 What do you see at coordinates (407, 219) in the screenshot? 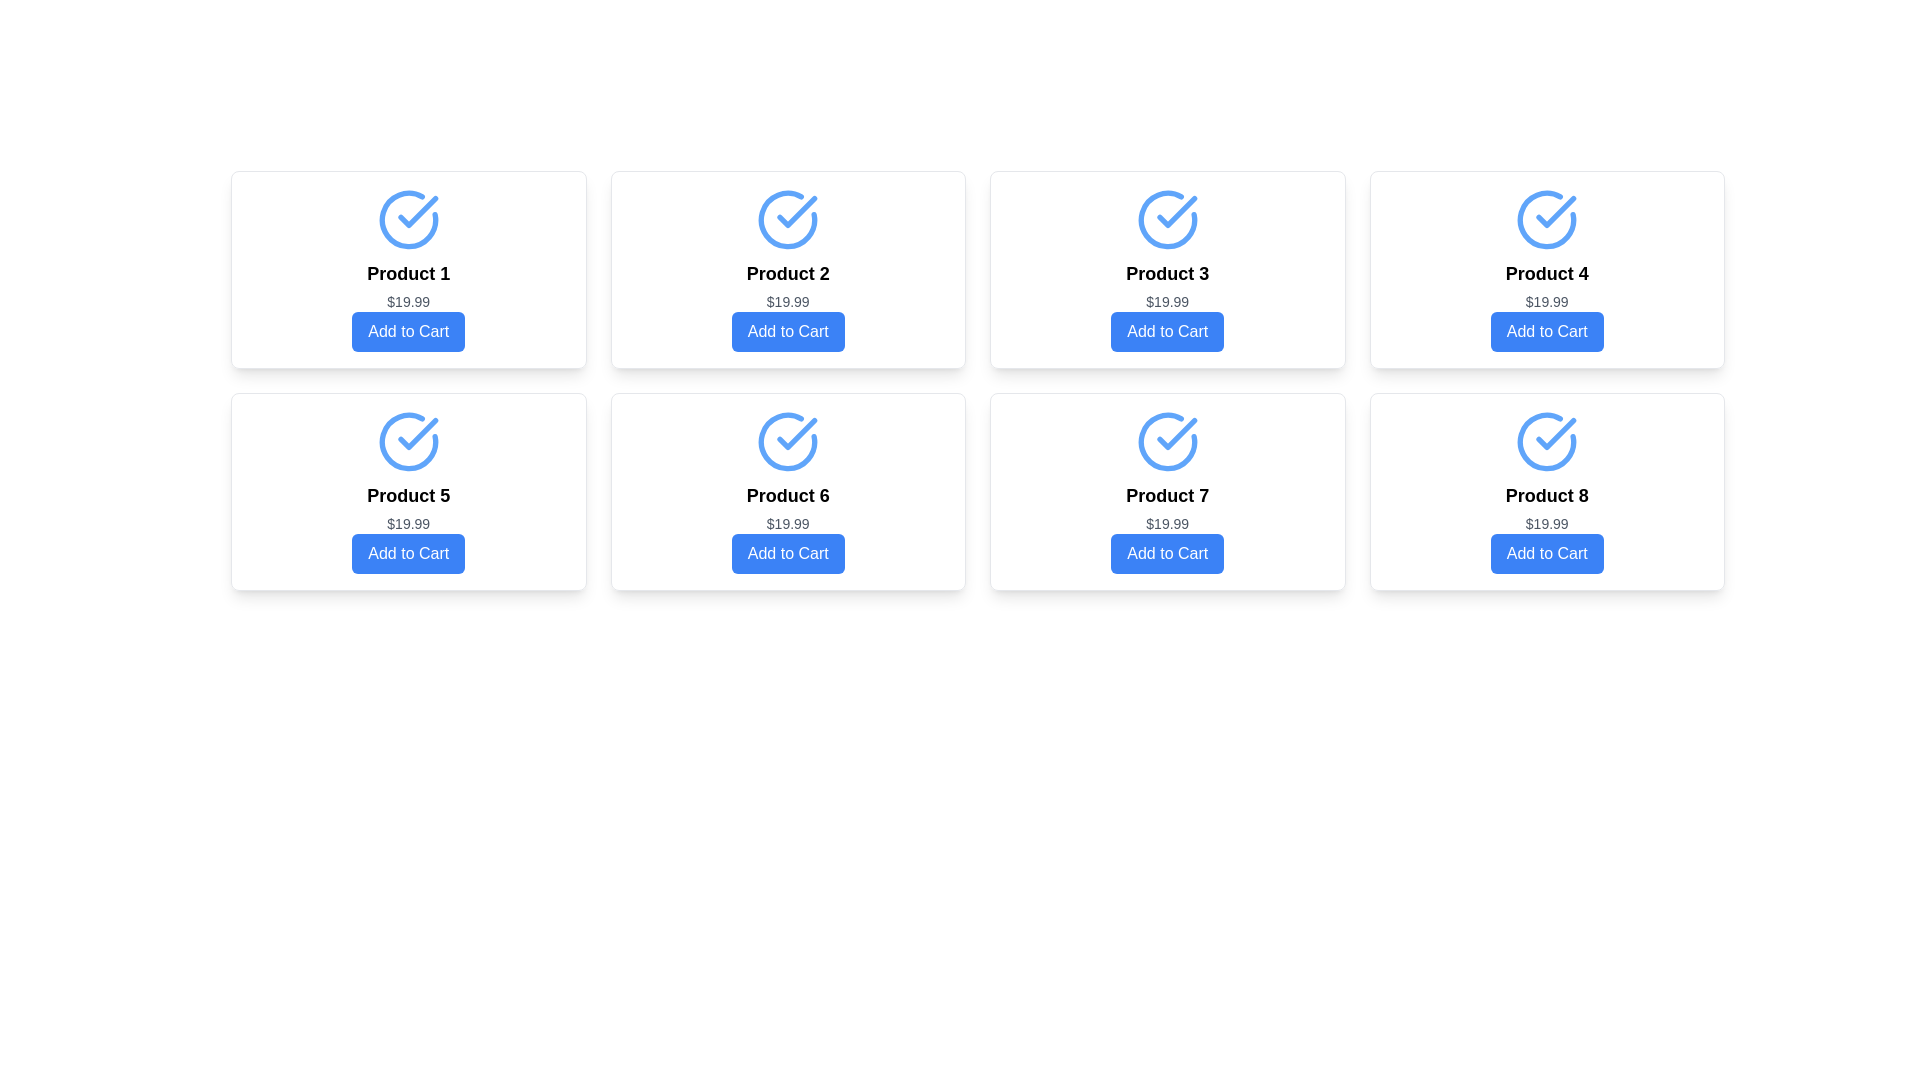
I see `the circular checkmark icon located at the top of the card labelled 'Product 1' for additional information` at bounding box center [407, 219].